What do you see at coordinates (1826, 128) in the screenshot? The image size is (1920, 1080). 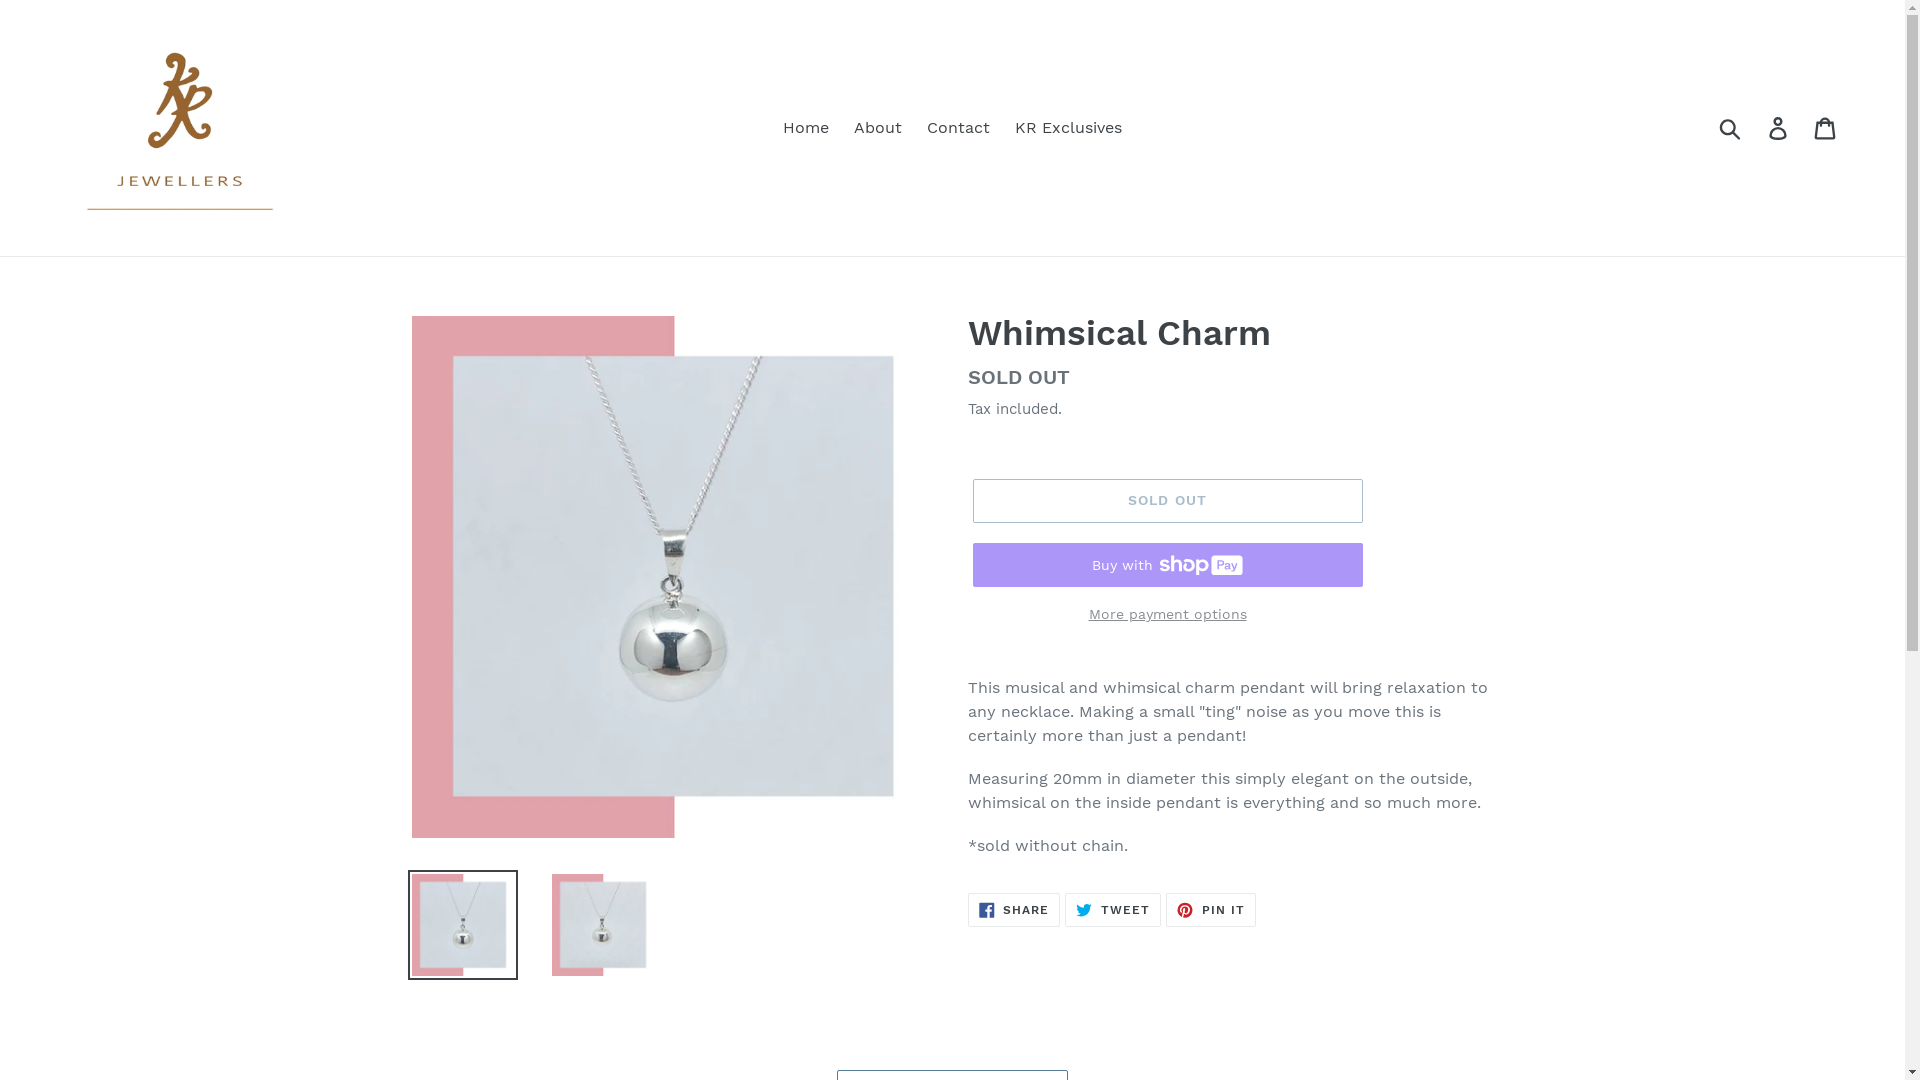 I see `'Cart'` at bounding box center [1826, 128].